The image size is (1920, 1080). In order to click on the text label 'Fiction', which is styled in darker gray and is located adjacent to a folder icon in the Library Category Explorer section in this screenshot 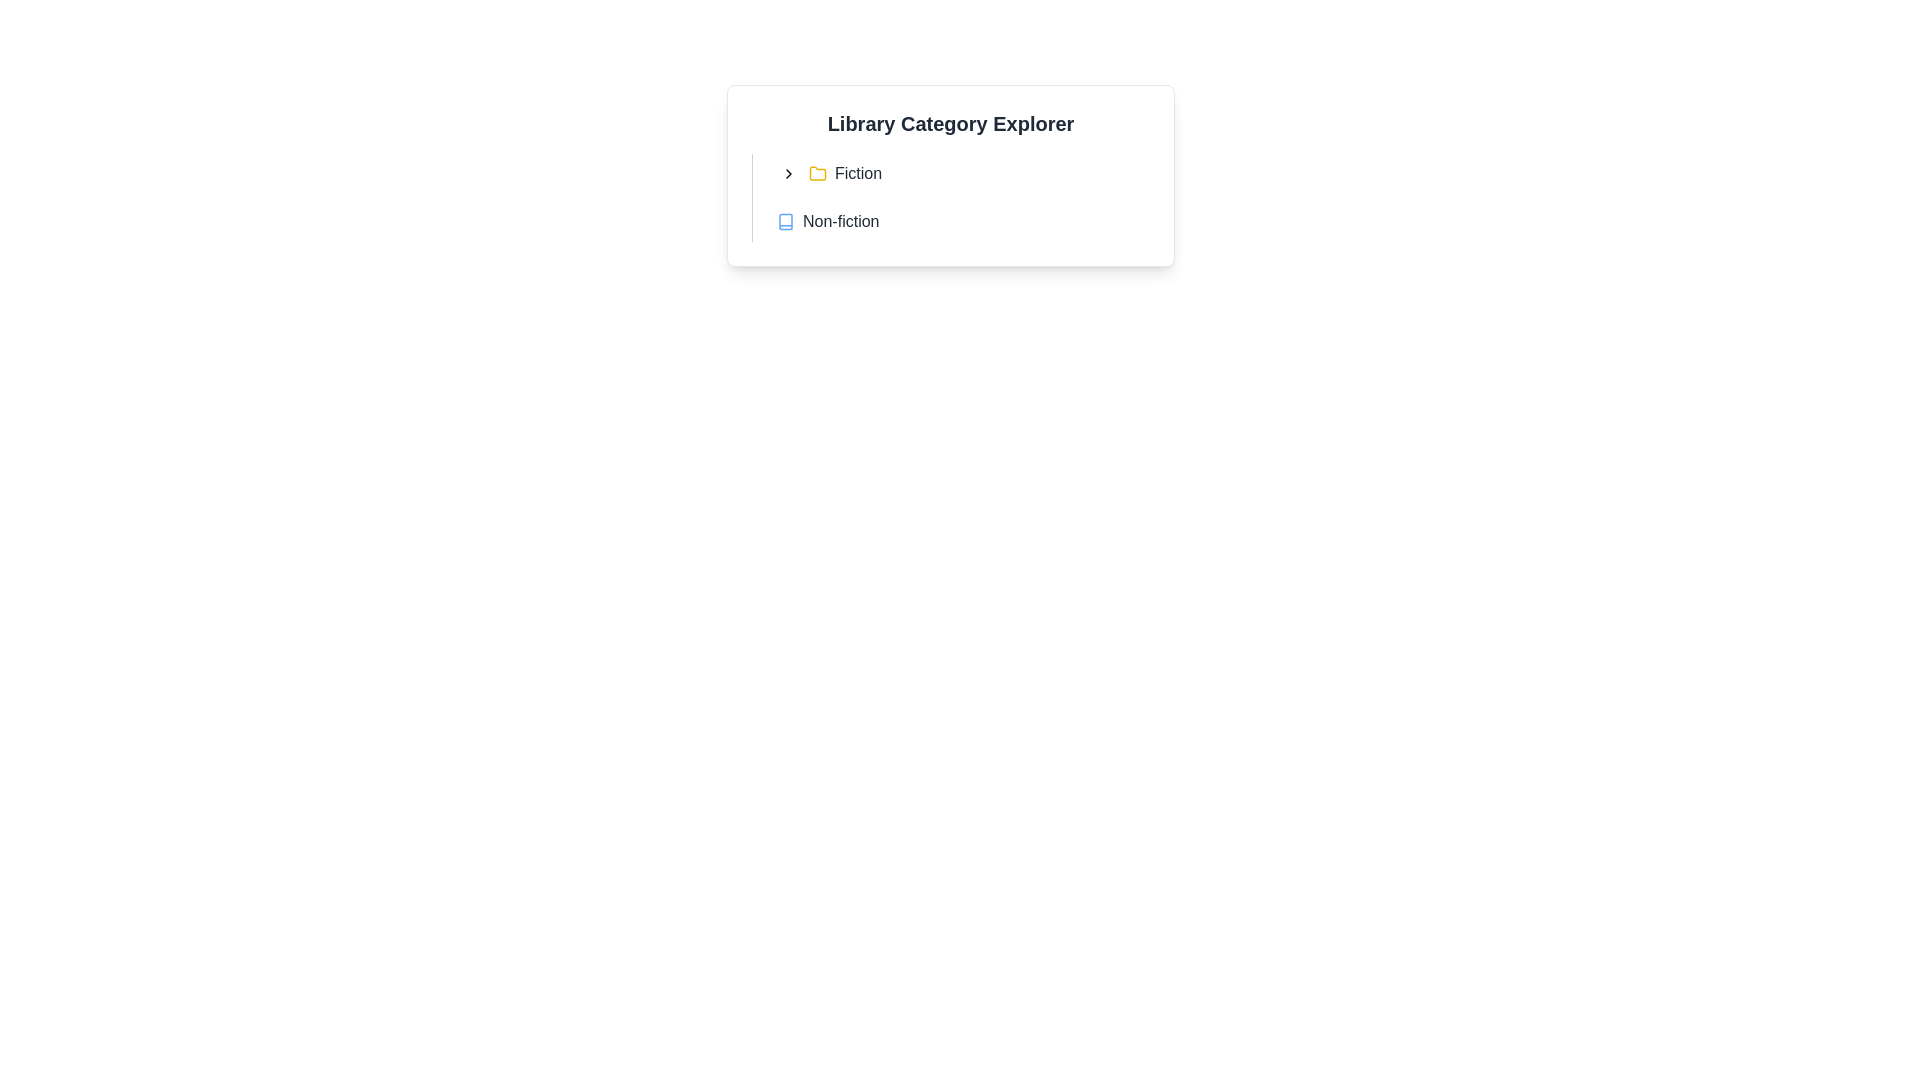, I will do `click(858, 172)`.